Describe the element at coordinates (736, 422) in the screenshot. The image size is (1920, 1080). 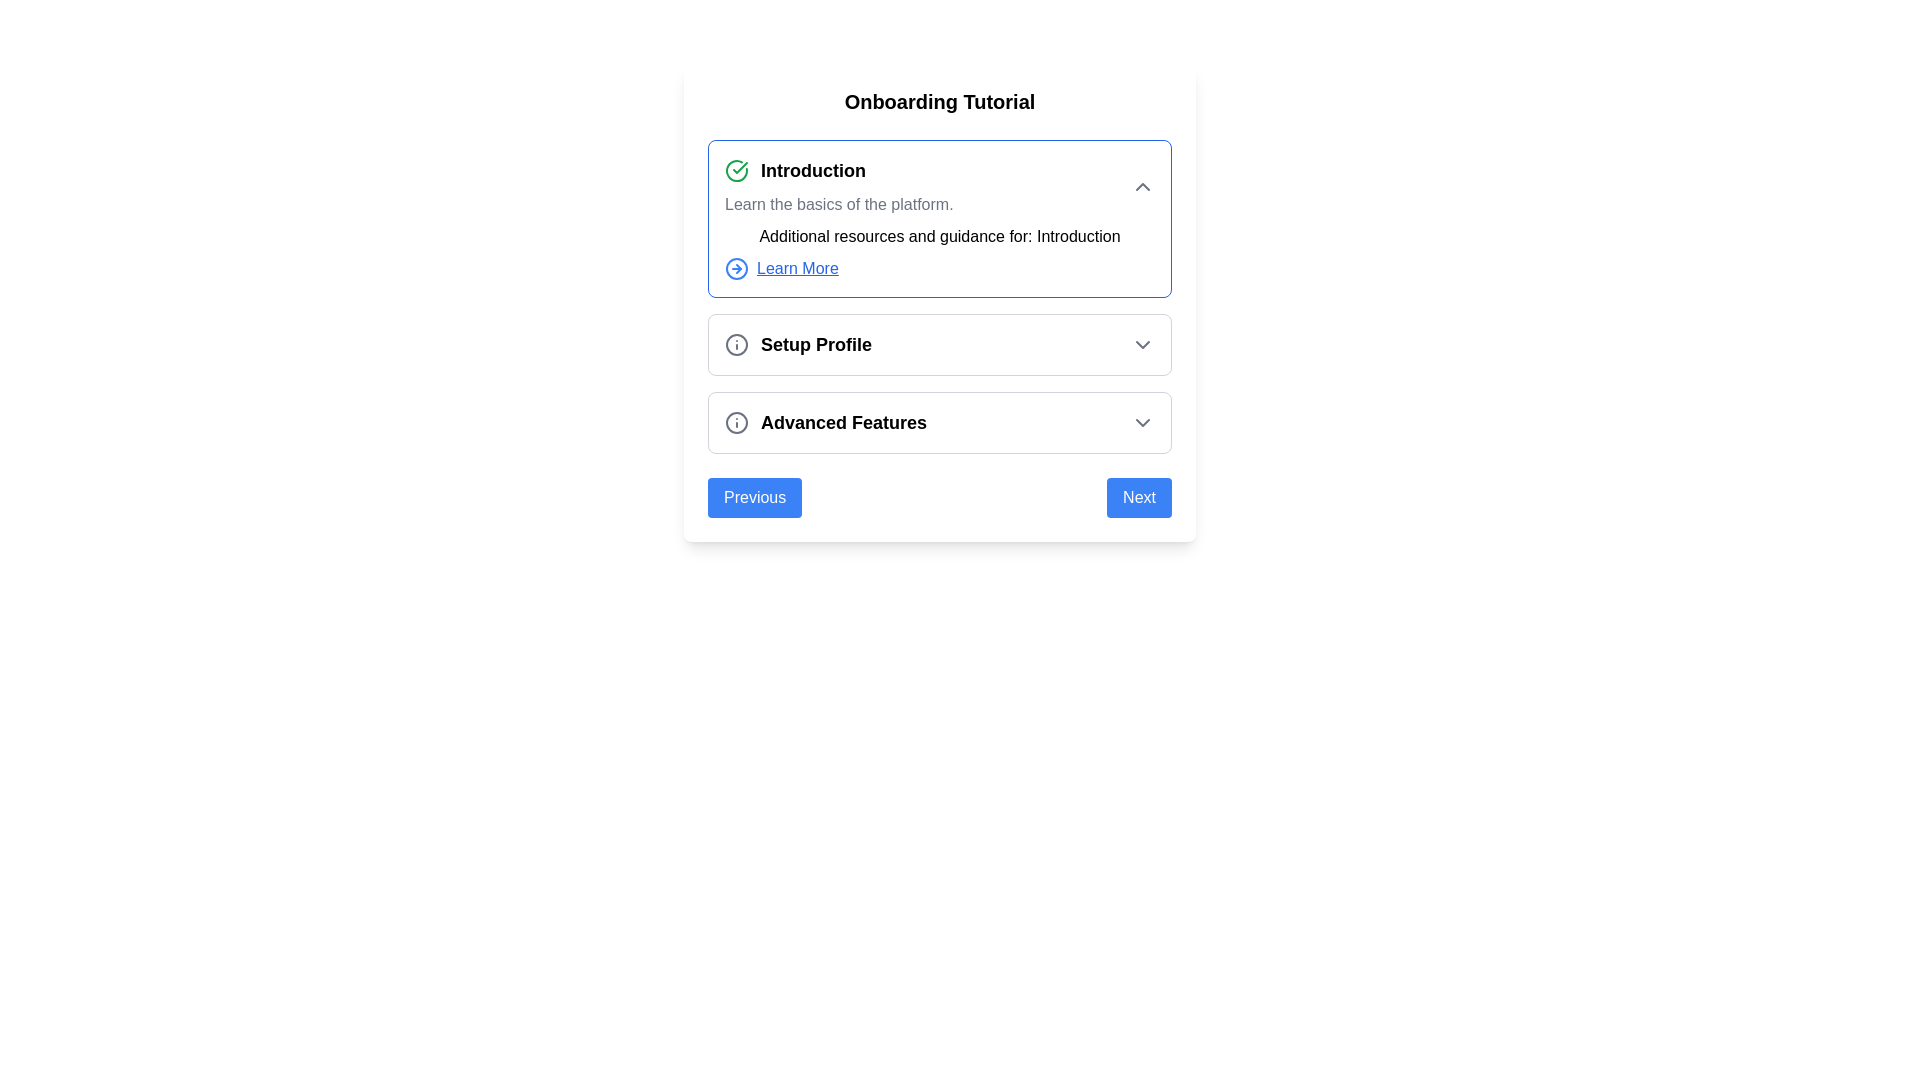
I see `the outlined circular information icon with an 'i' symbol located to the left of the 'Advanced Features' label in the third section of the onboarding tutorial` at that location.